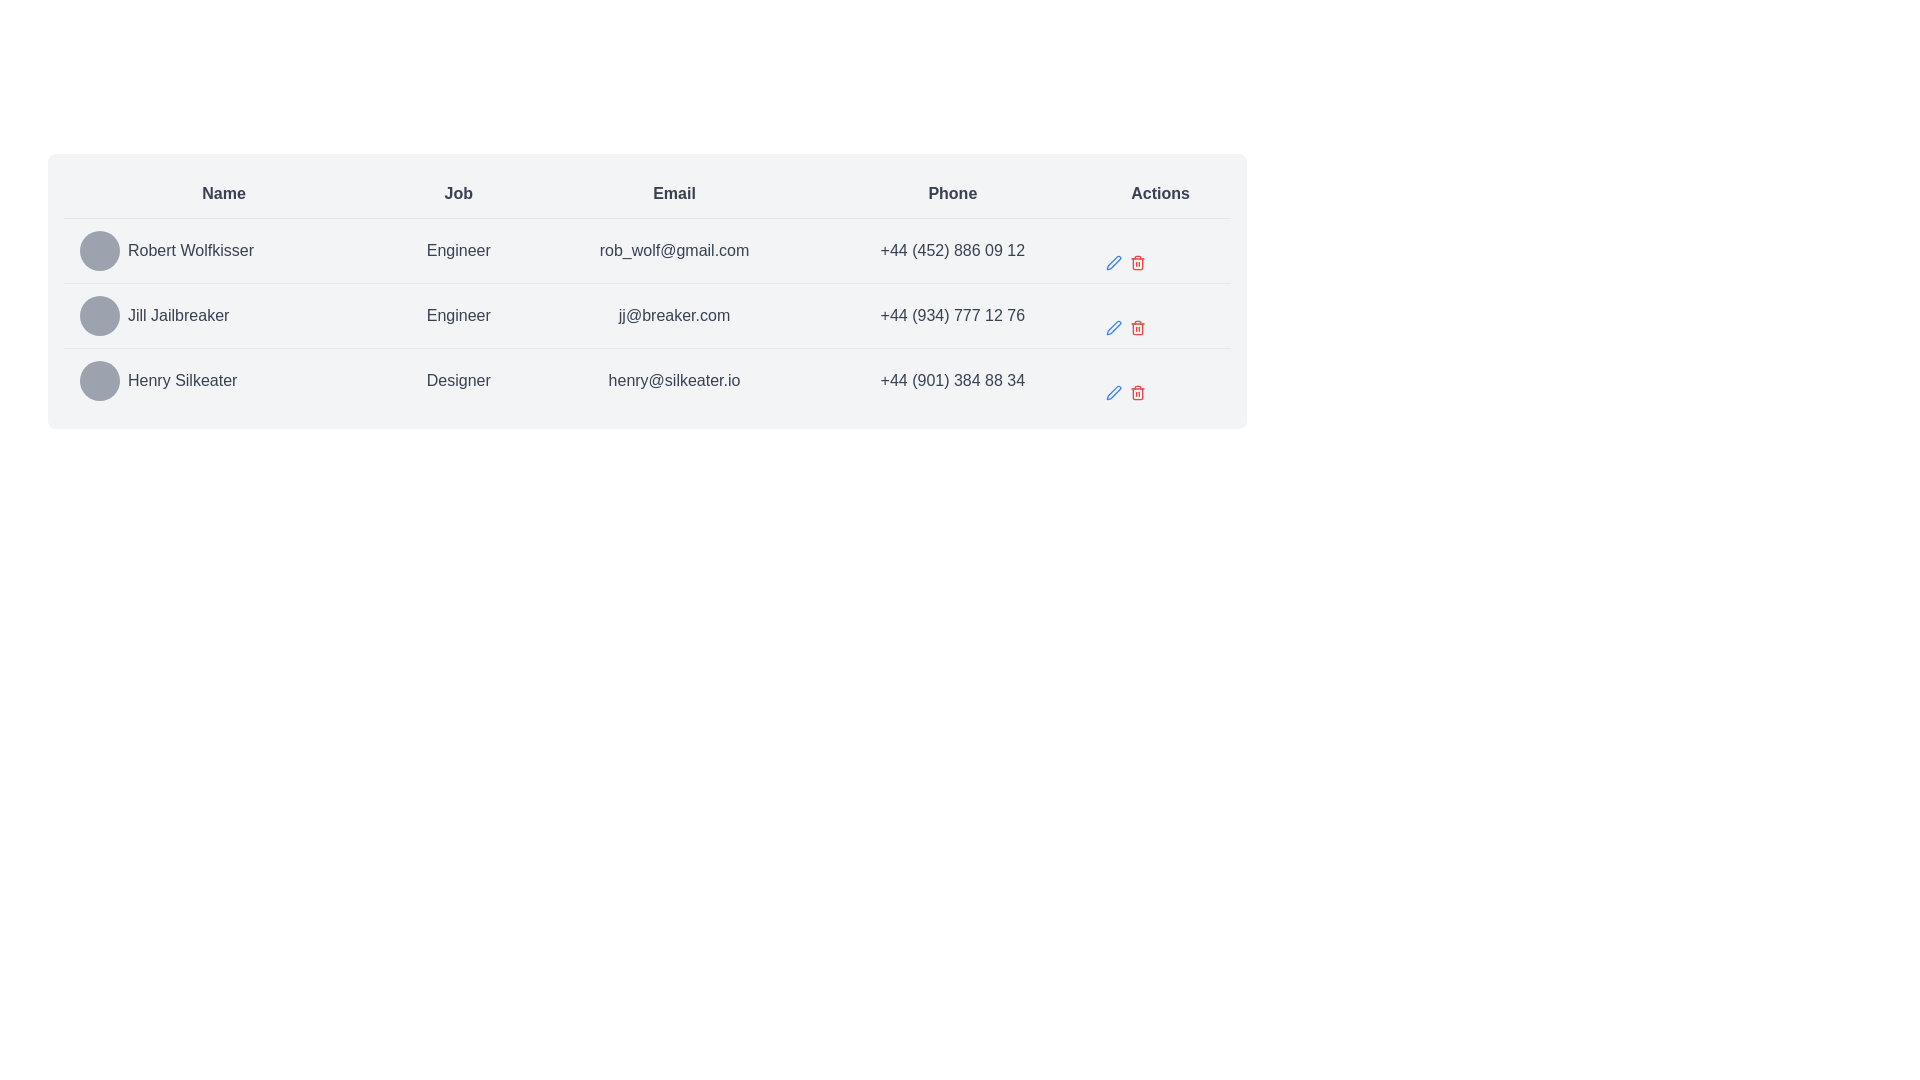 The height and width of the screenshot is (1080, 1920). Describe the element at coordinates (674, 194) in the screenshot. I see `the static text element that serves as the header for the Email column in the table, located between the 'Job' and 'Phone' headers` at that location.